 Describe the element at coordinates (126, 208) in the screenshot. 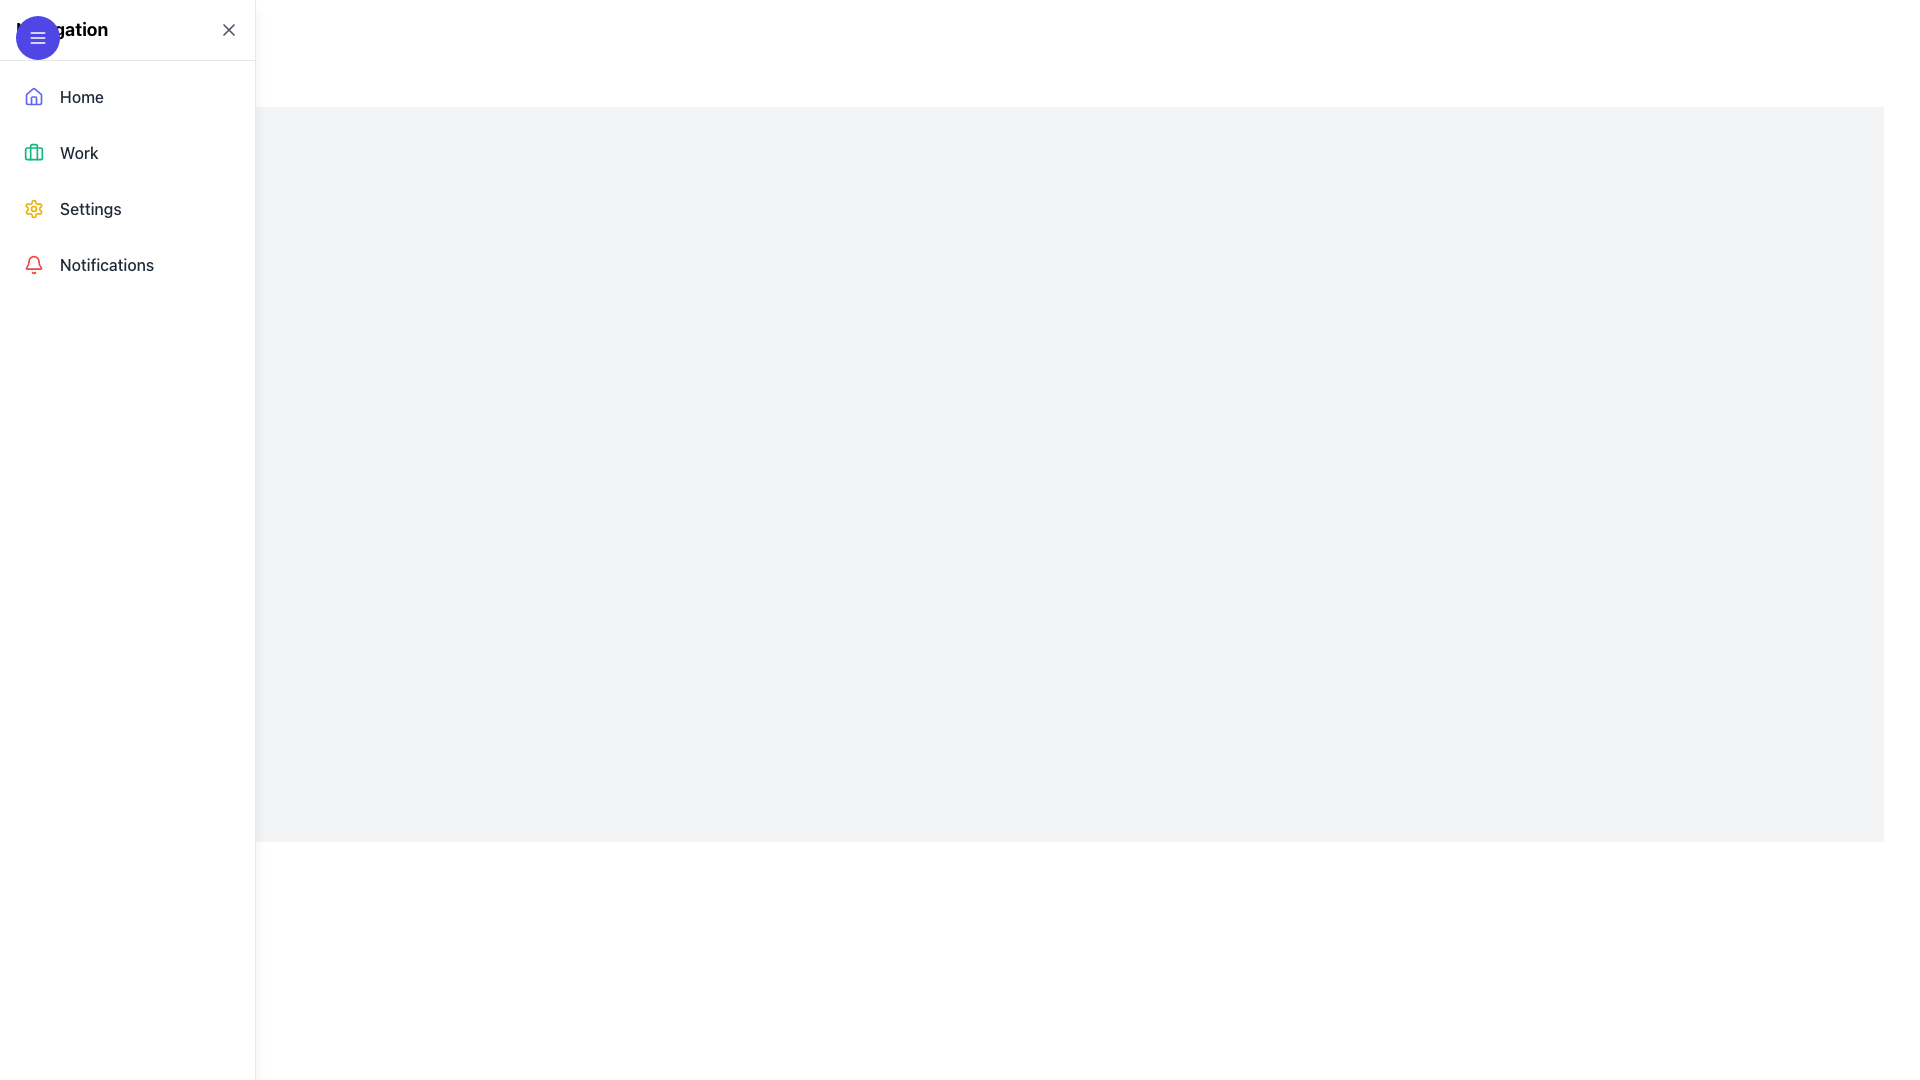

I see `the settings button located in the vertical navigation menu` at that location.